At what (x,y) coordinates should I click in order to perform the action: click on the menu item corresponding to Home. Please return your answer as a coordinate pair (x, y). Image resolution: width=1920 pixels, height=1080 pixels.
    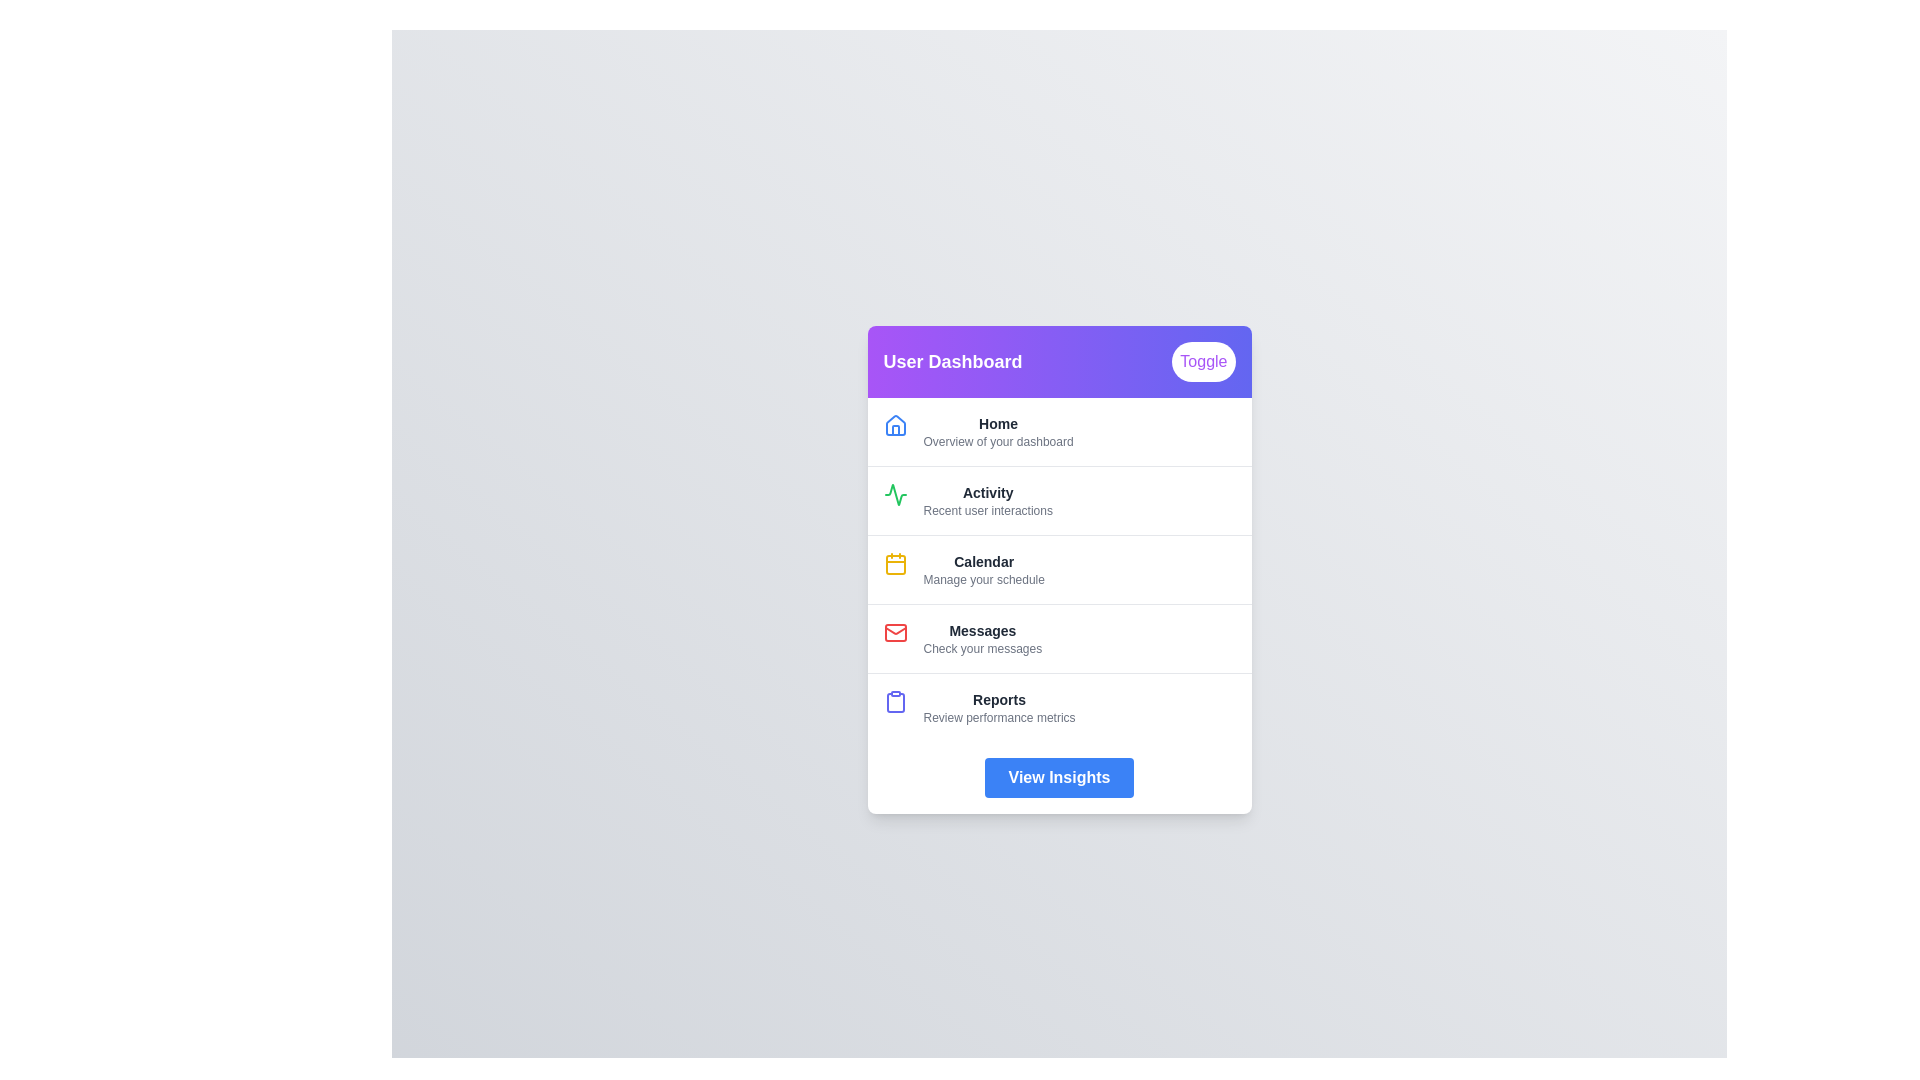
    Looking at the image, I should click on (1058, 431).